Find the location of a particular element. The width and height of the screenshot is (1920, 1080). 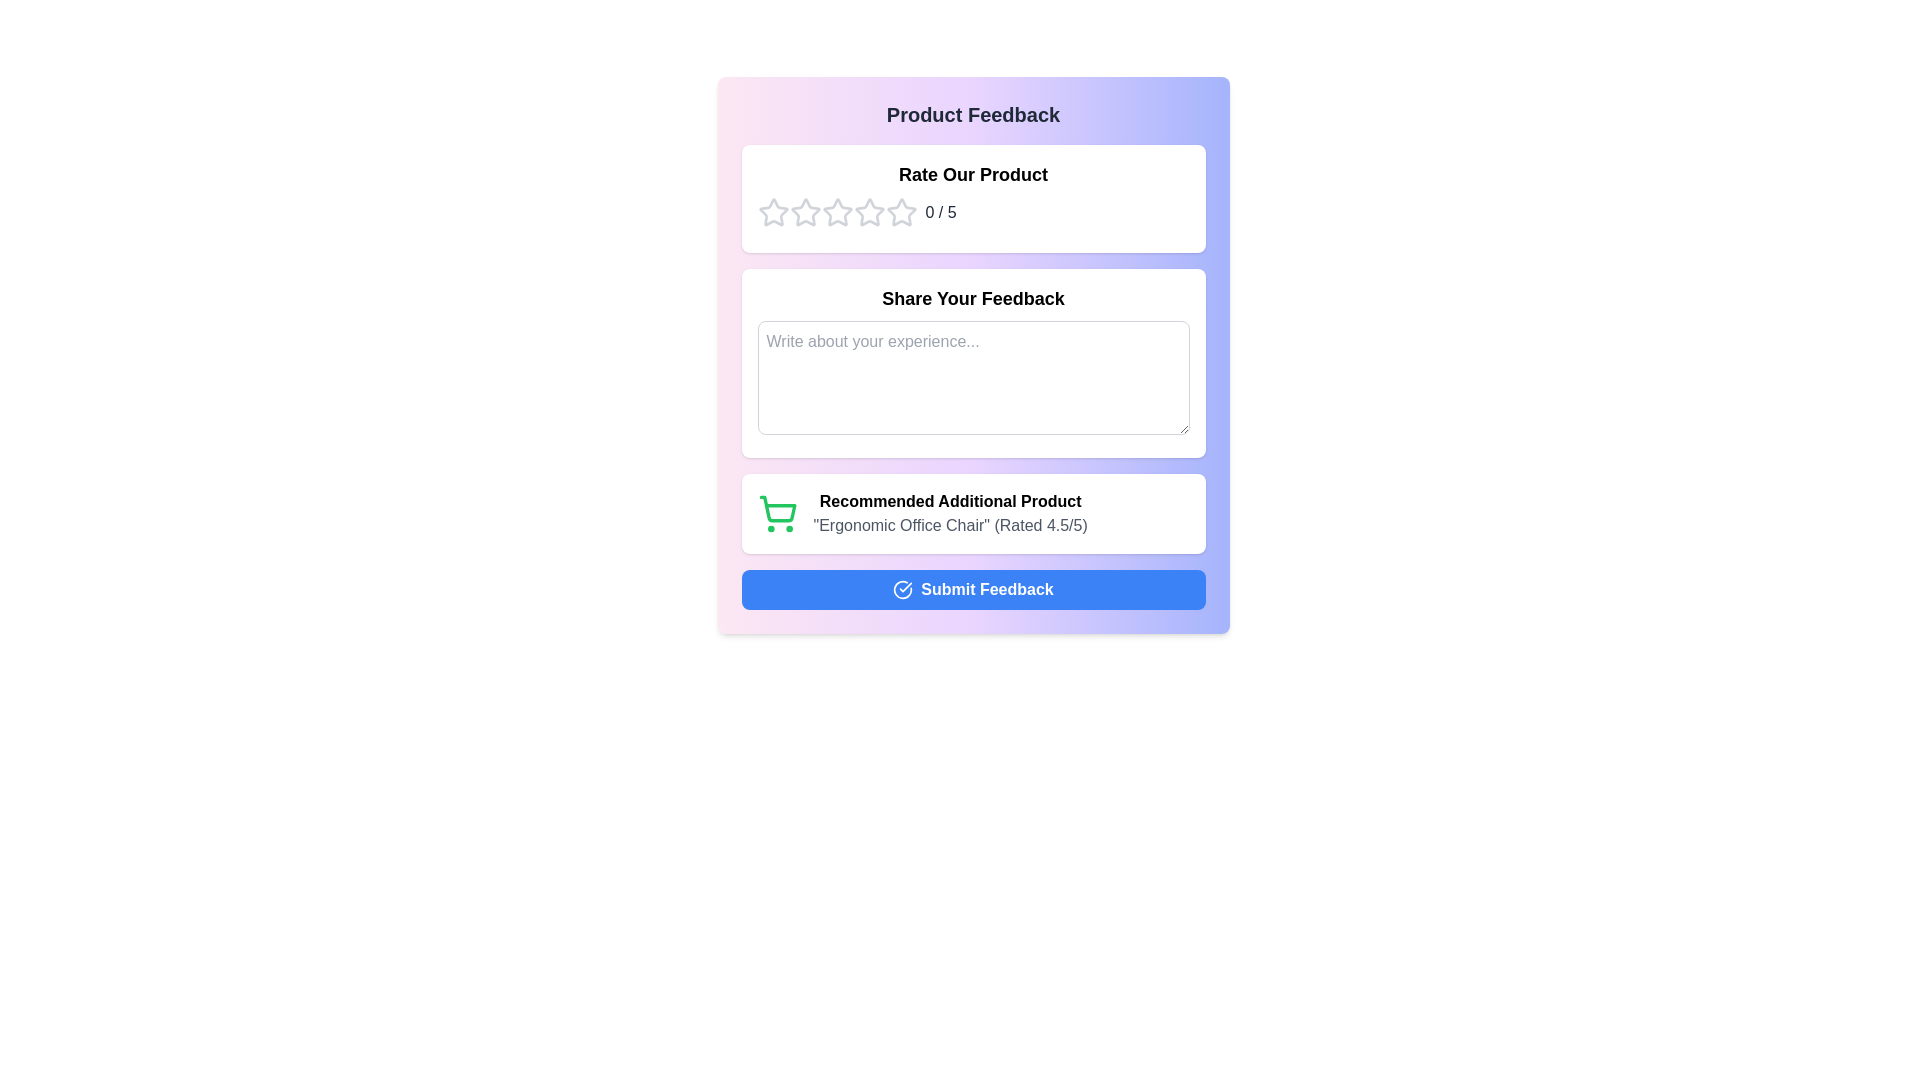

the first star-shaped rating icon in the five-star rating system under the heading 'Rate Our Product' is located at coordinates (805, 212).